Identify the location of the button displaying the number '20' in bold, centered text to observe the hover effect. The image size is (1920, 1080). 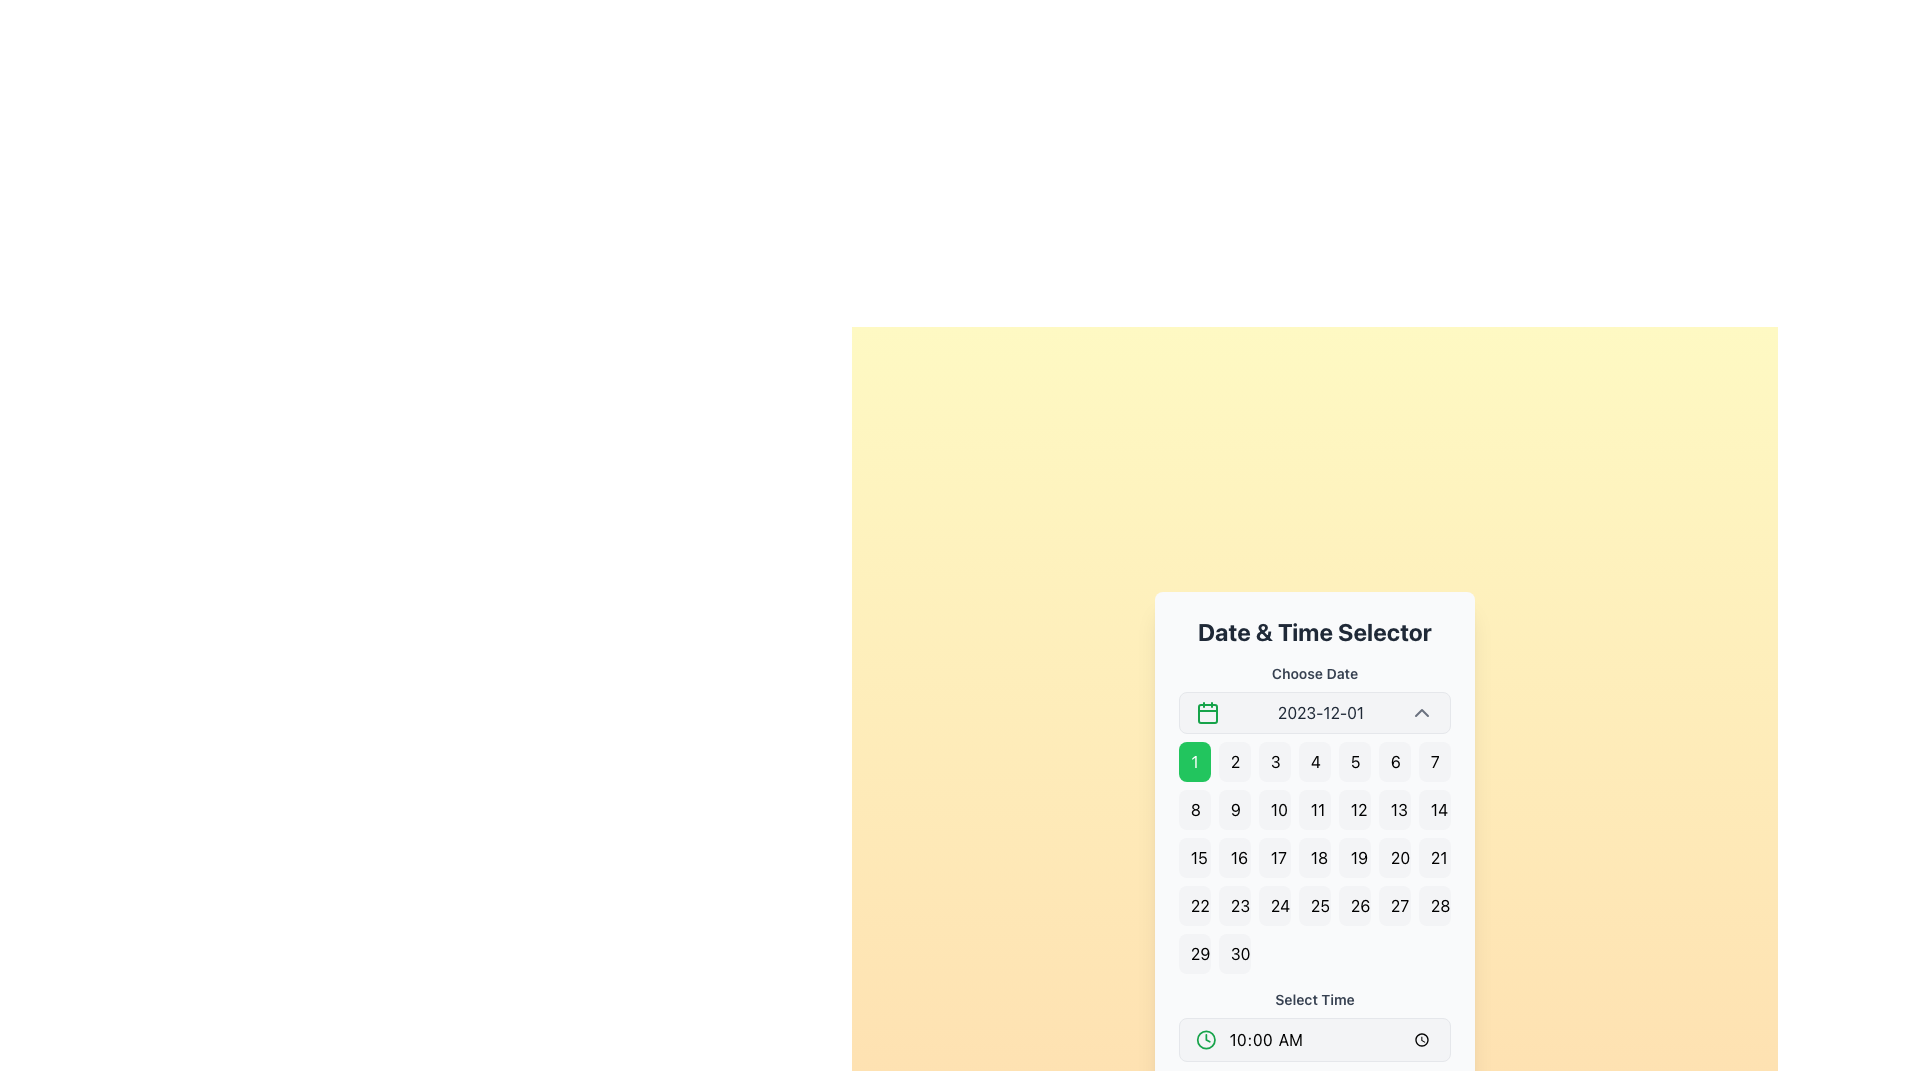
(1394, 856).